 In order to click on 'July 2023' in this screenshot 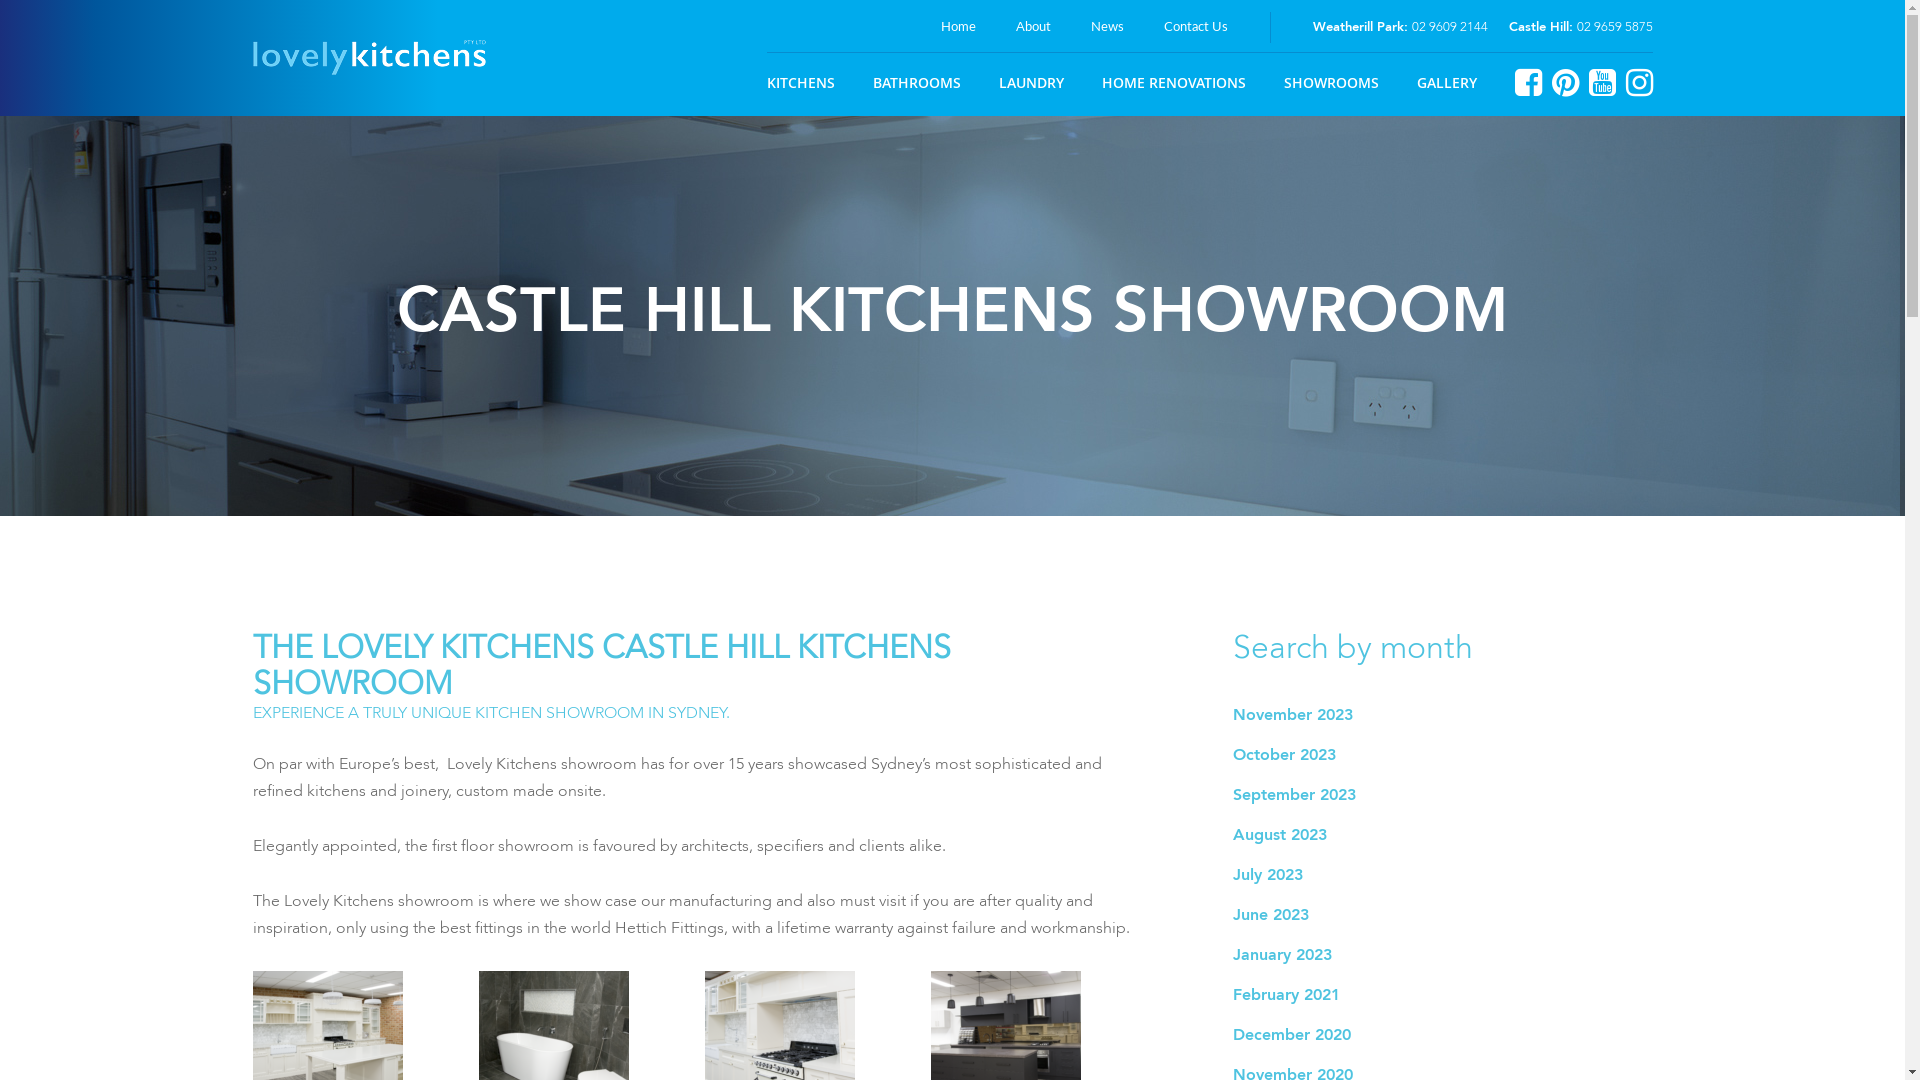, I will do `click(1266, 874)`.